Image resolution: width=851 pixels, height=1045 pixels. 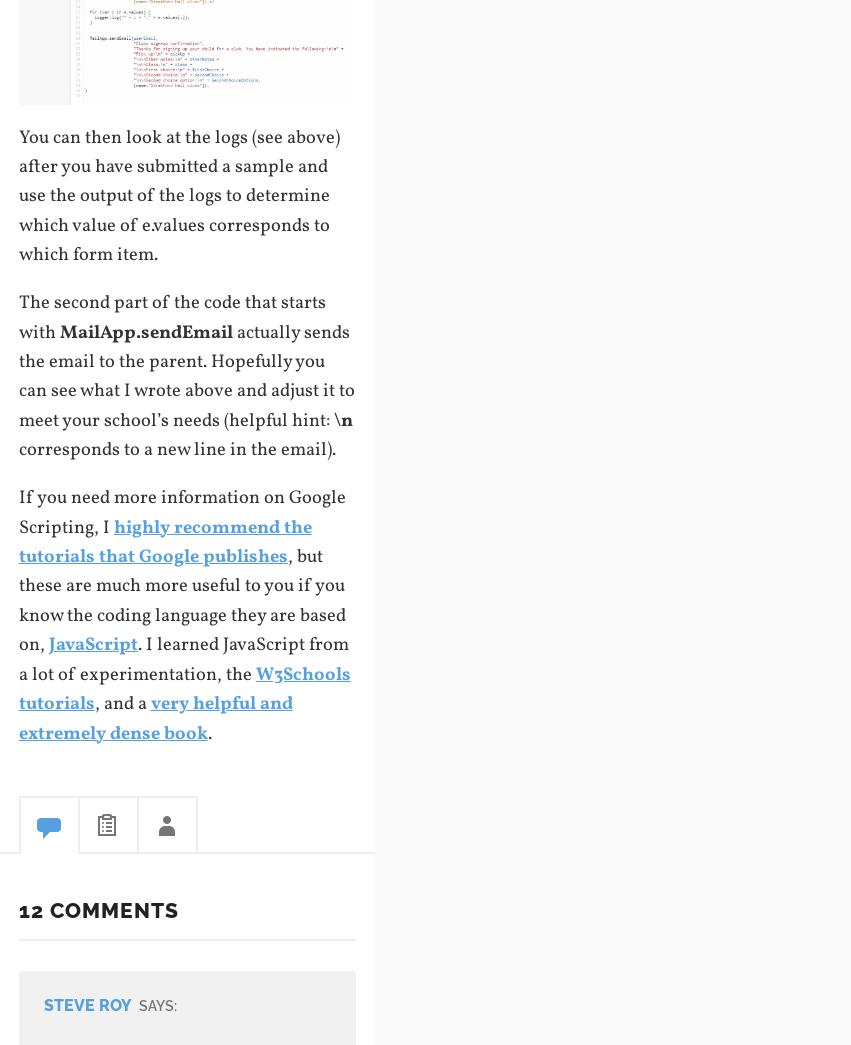 What do you see at coordinates (17, 449) in the screenshot?
I see `'corresponds to a new line in the email).'` at bounding box center [17, 449].